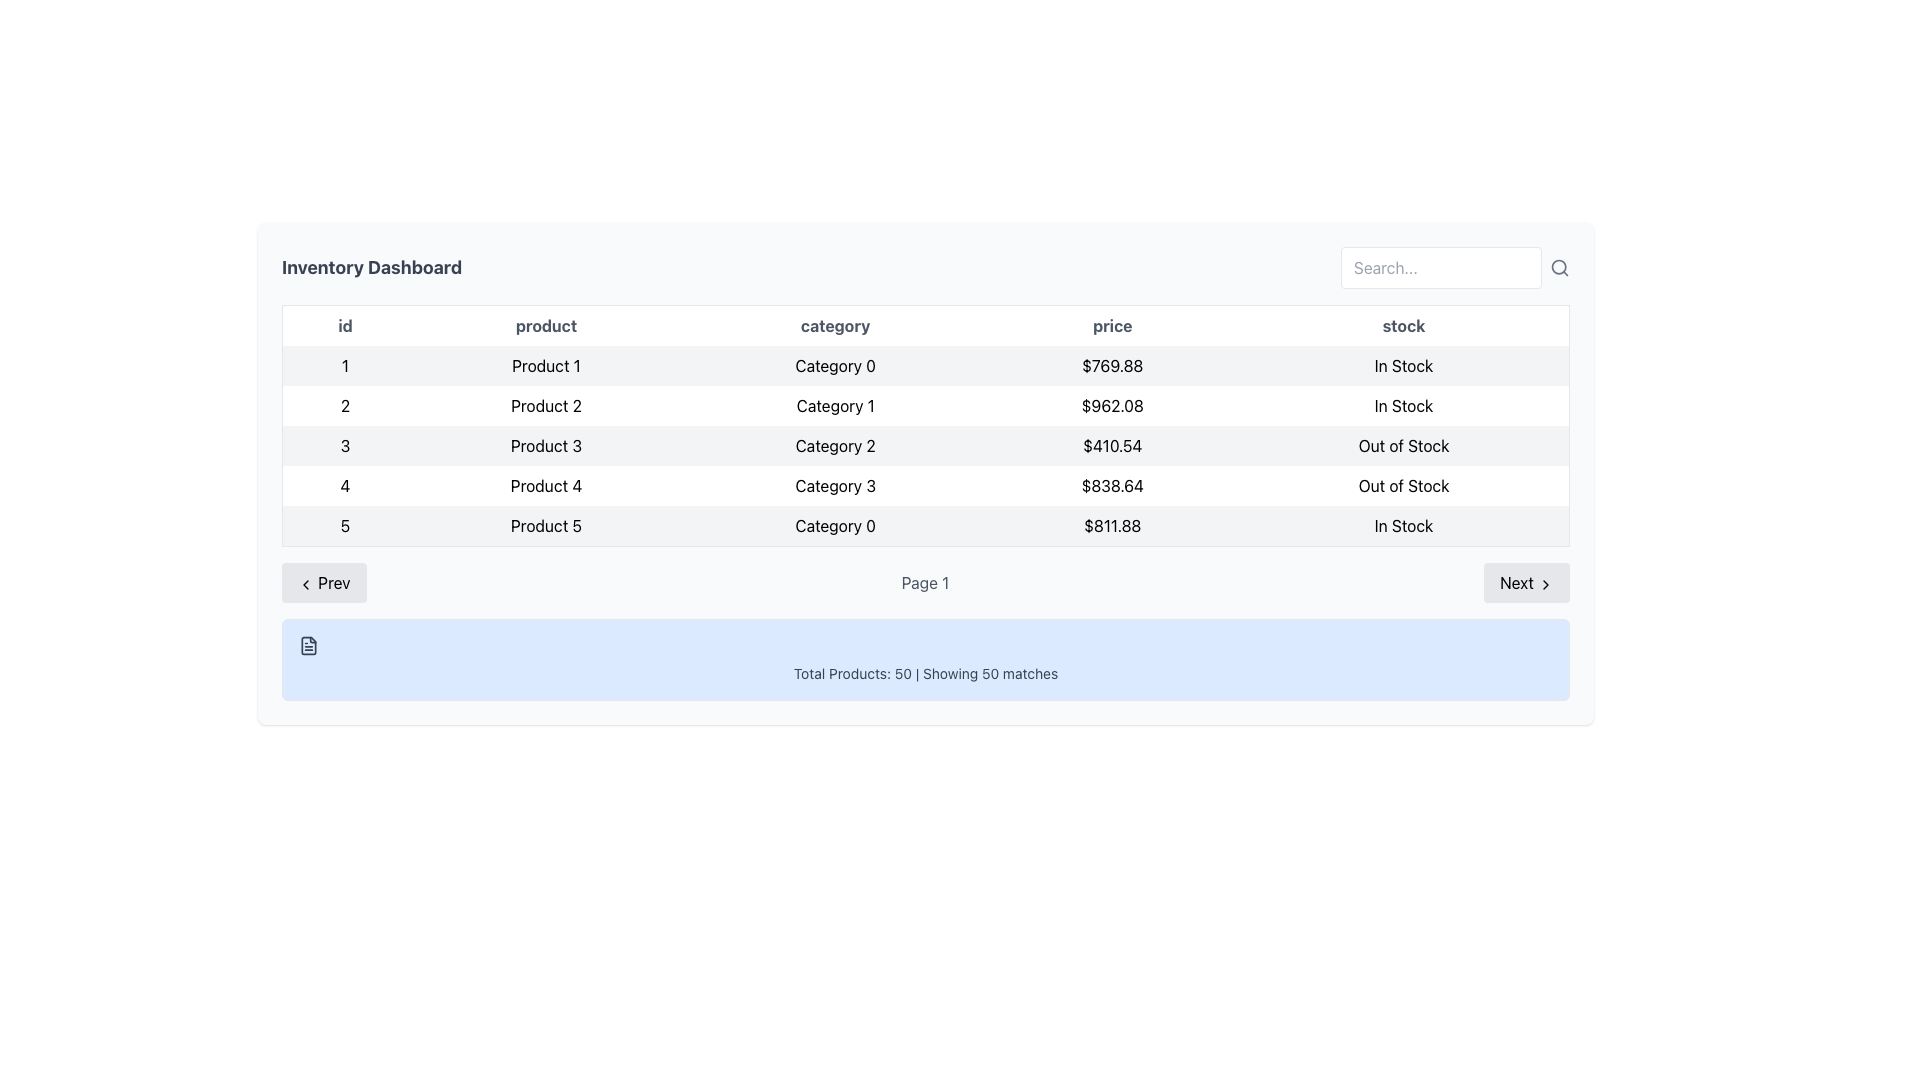  I want to click on the third table row containing product information for 'Product 3', which includes the identifier '3', the category 'Category 2', the price '$410.54', and the stock status 'Out of Stock', so click(925, 445).